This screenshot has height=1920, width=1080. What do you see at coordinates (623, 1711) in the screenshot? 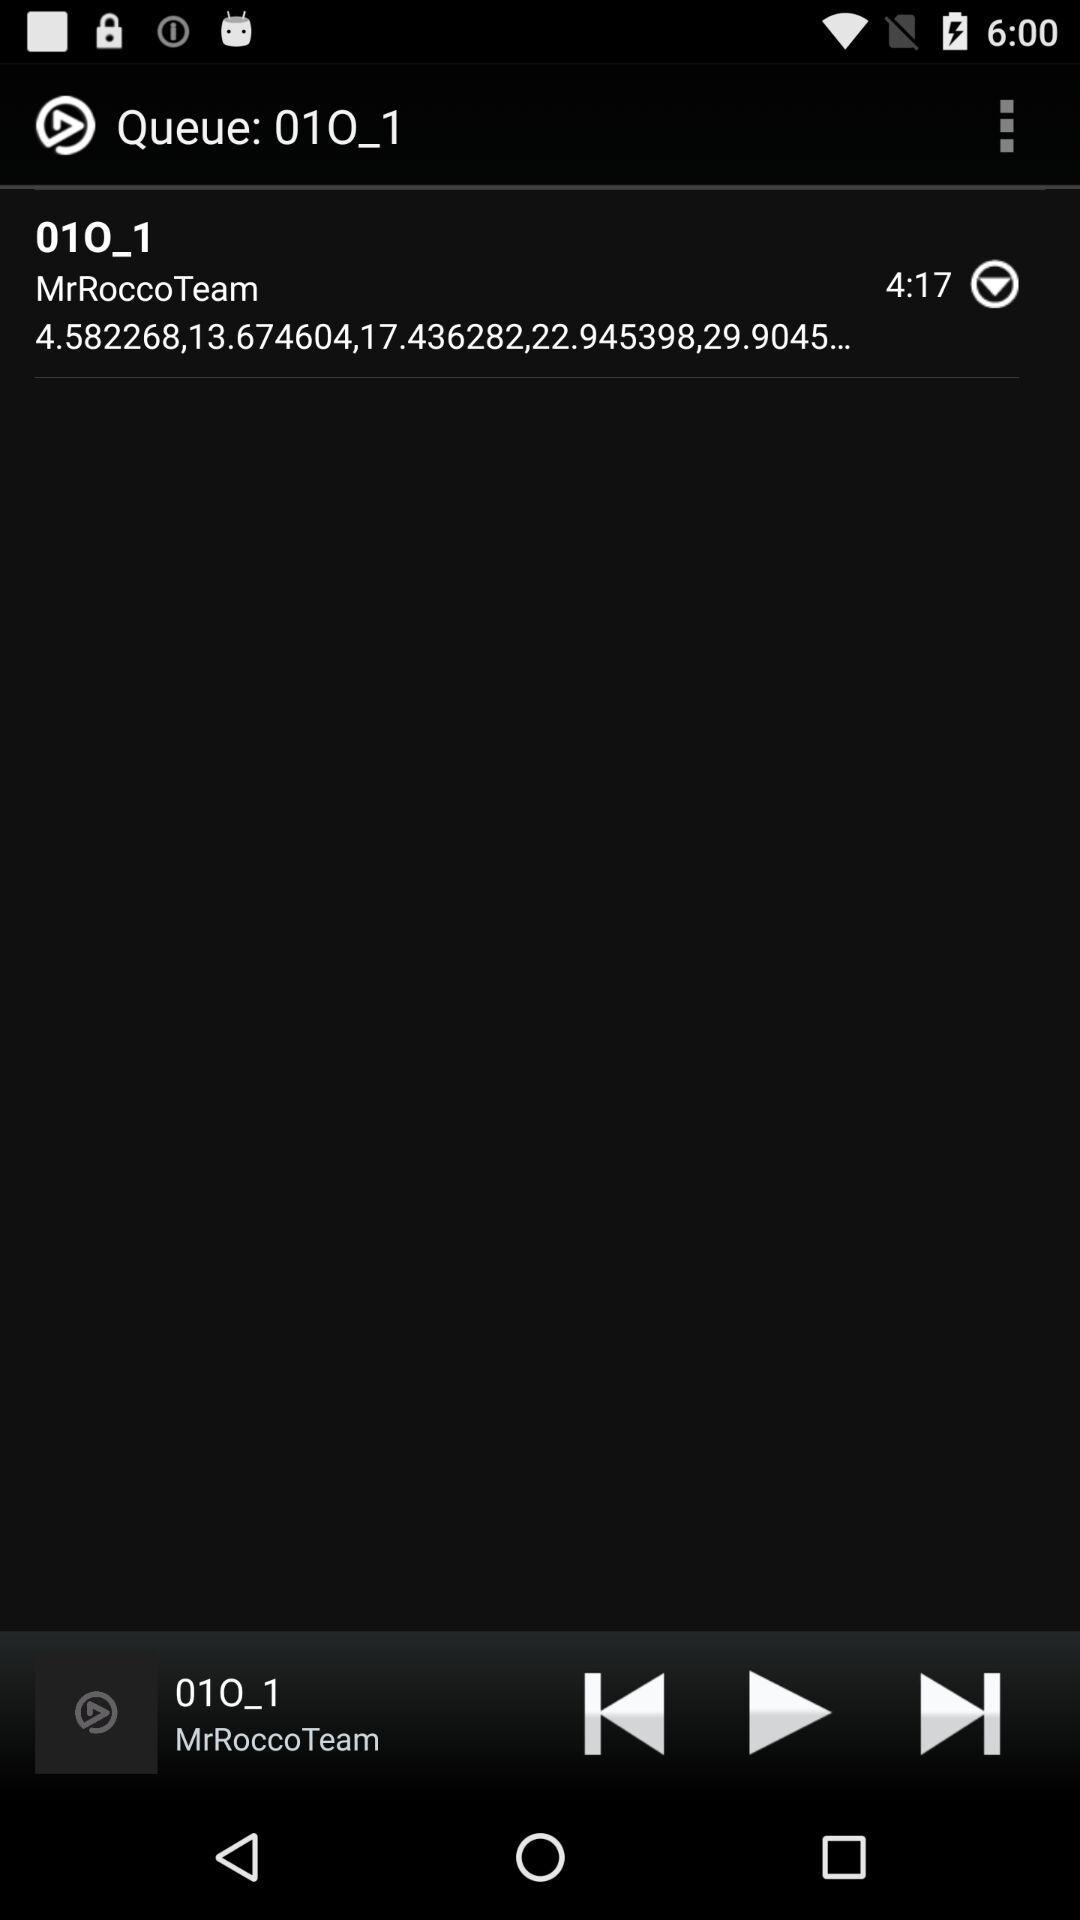
I see `previous song` at bounding box center [623, 1711].